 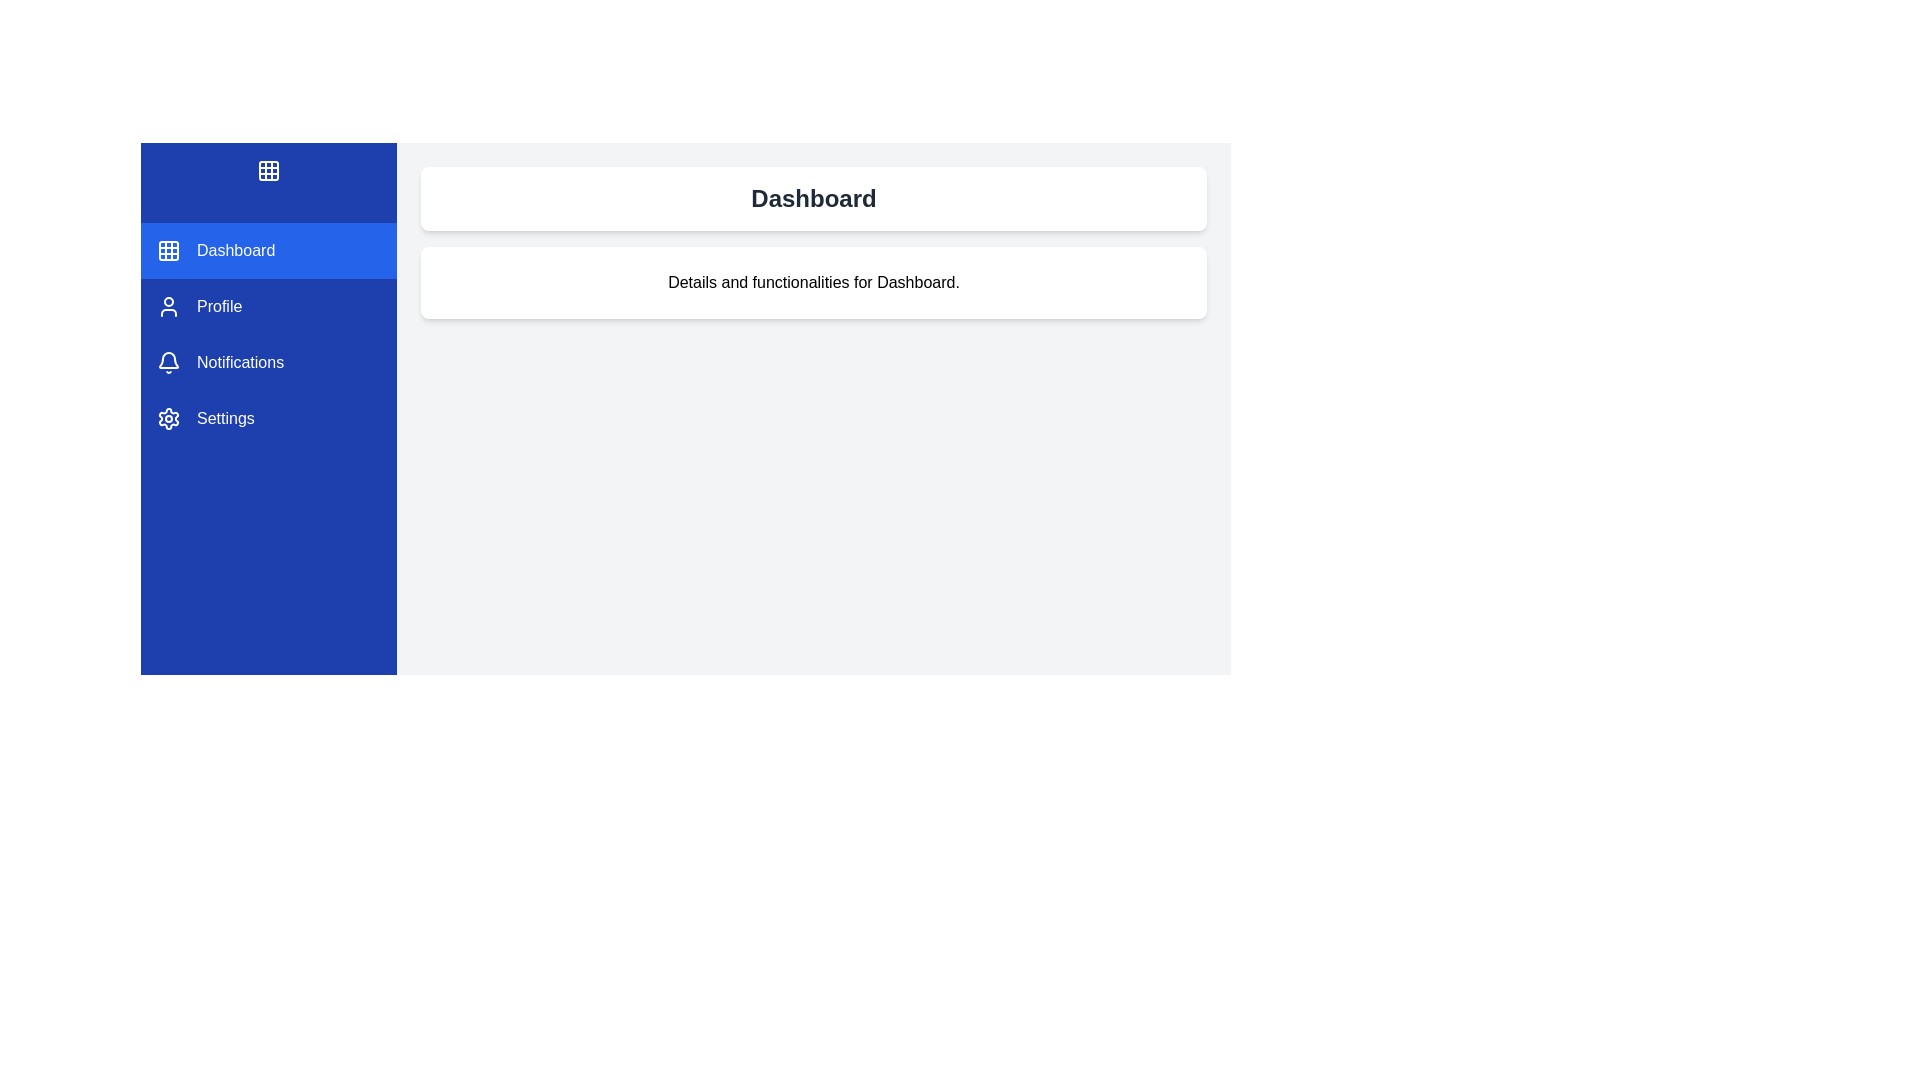 I want to click on the icon button located in the top-left corner of the vertical navigation bar, above the 'Dashboard' menu item, so click(x=267, y=169).